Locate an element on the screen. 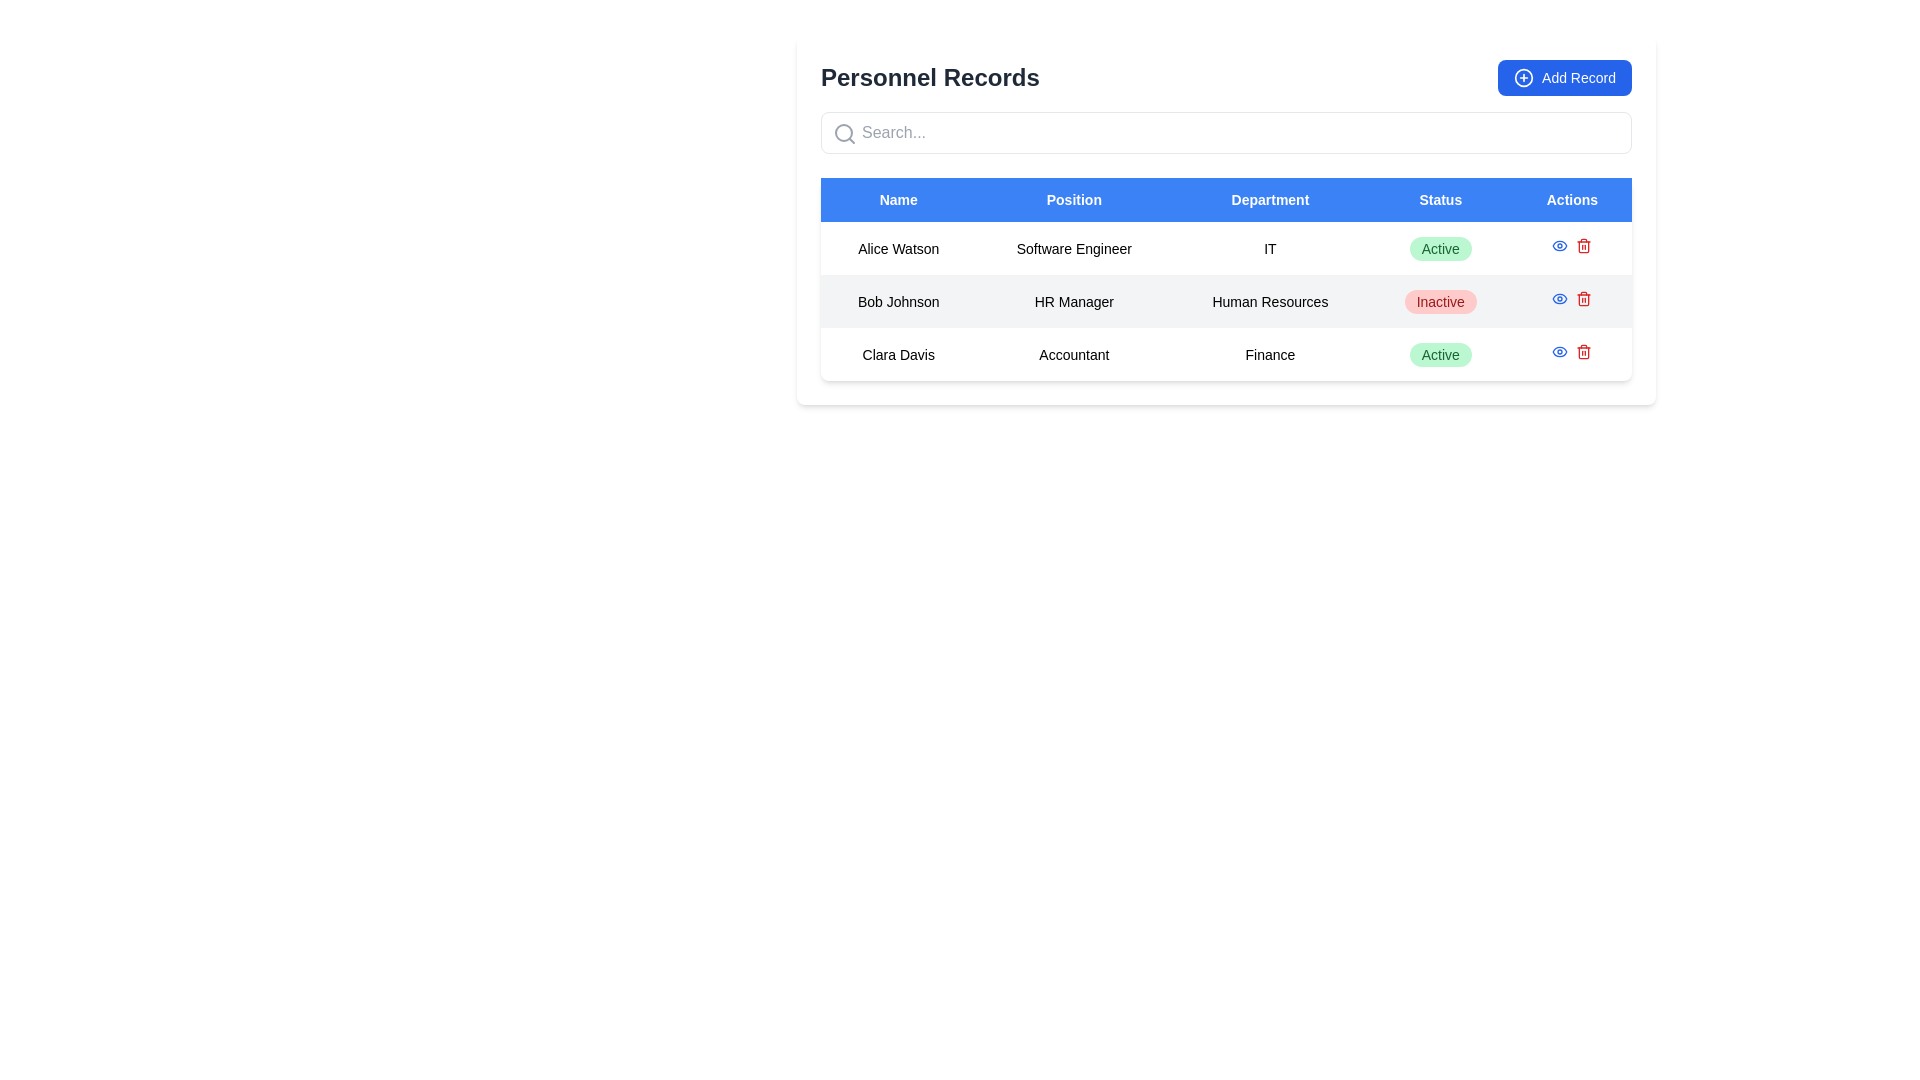 The image size is (1920, 1080). the second row in the personnel records table containing the name 'Bob Johnson', role 'HR Manager', department 'Human Resources', and status 'Inactive' is located at coordinates (1225, 301).